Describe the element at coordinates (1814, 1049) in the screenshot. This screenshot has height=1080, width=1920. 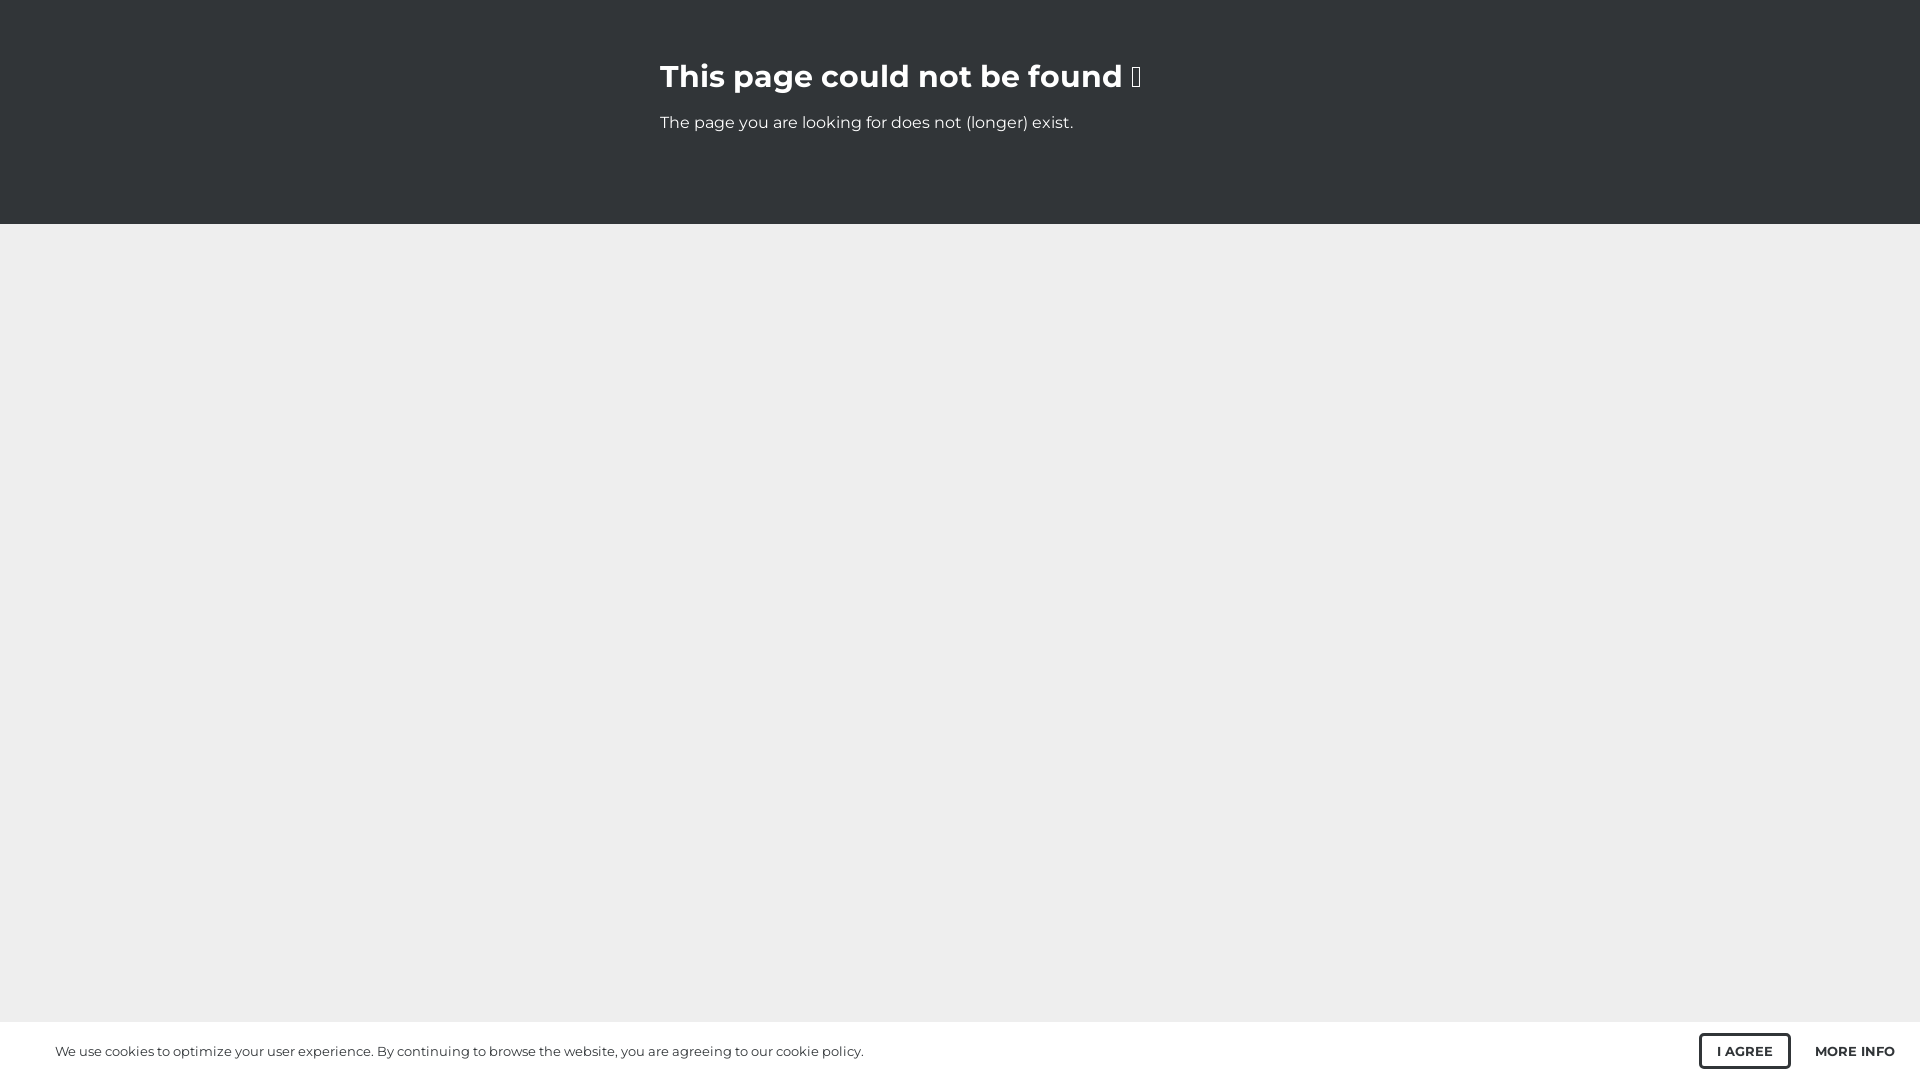
I see `'MORE INFO'` at that location.